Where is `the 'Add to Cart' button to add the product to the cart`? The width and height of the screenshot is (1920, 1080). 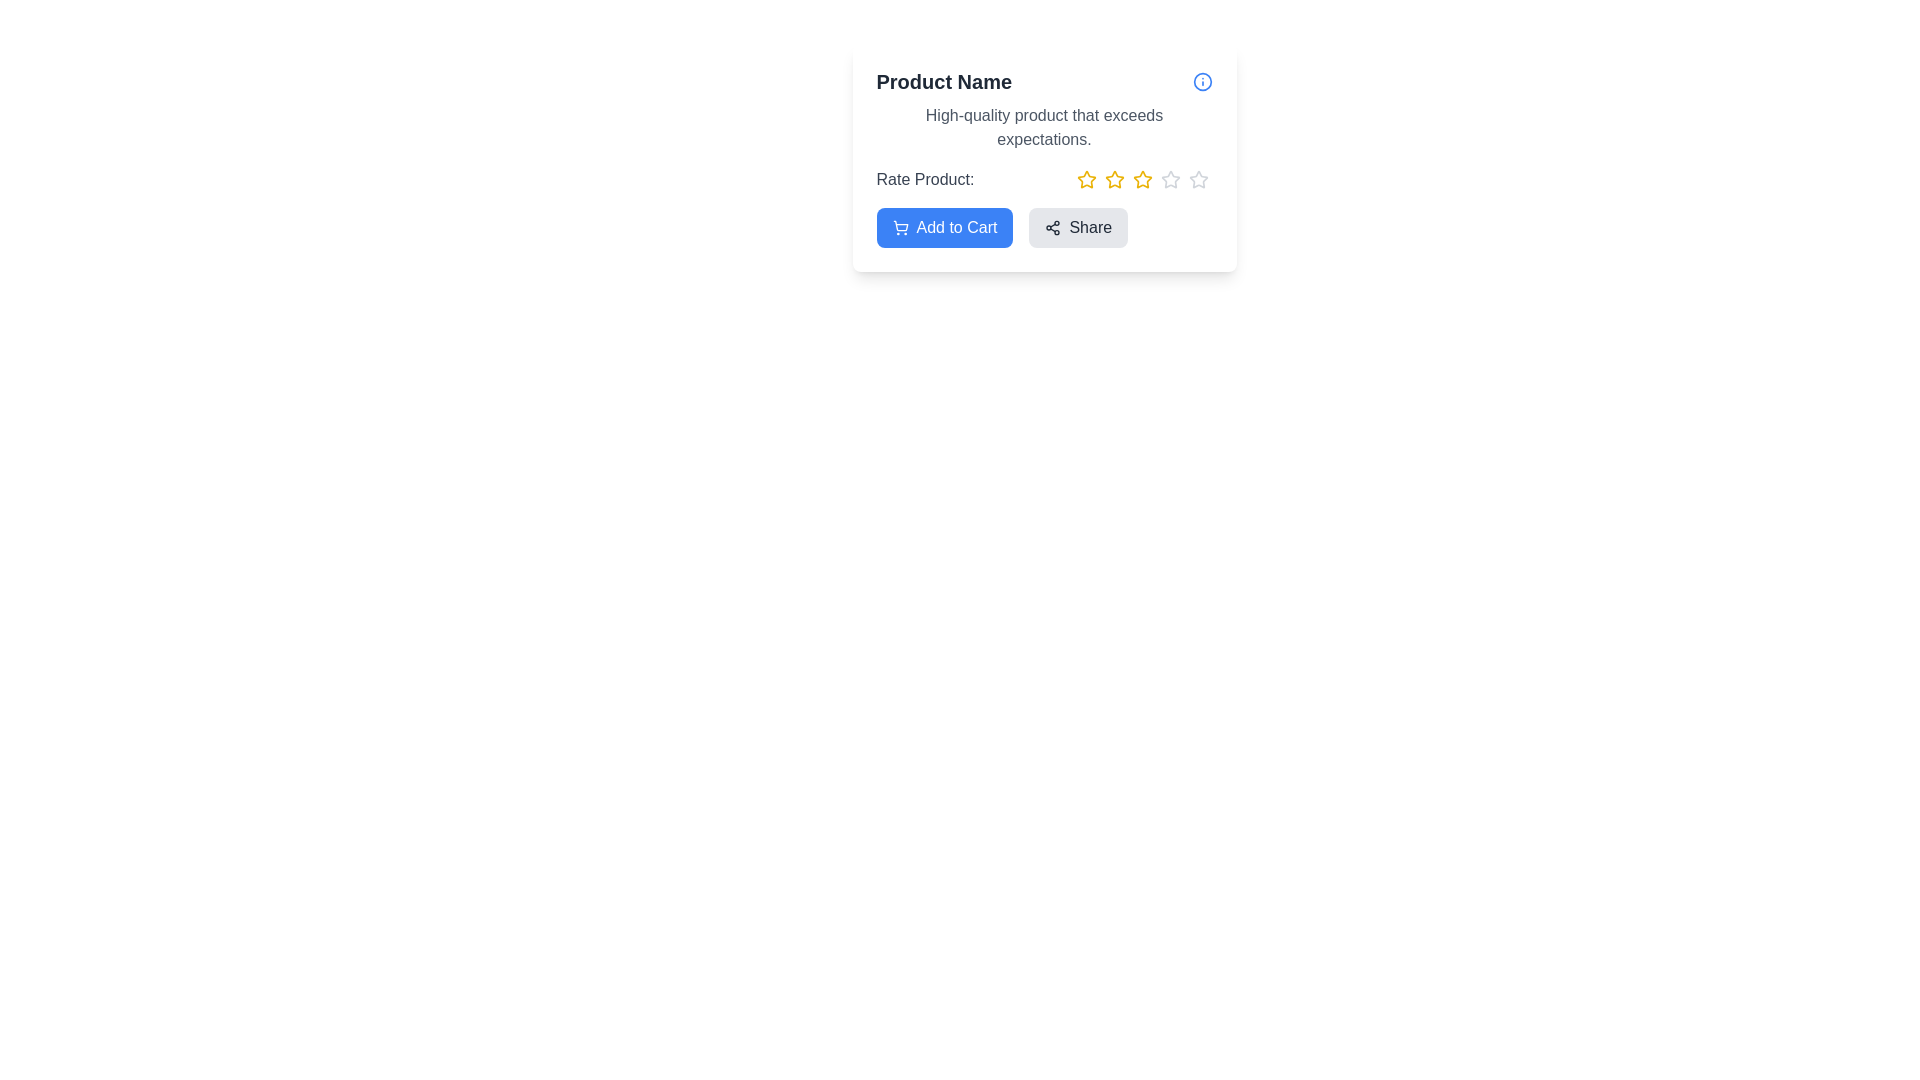
the 'Add to Cart' button to add the product to the cart is located at coordinates (944, 226).